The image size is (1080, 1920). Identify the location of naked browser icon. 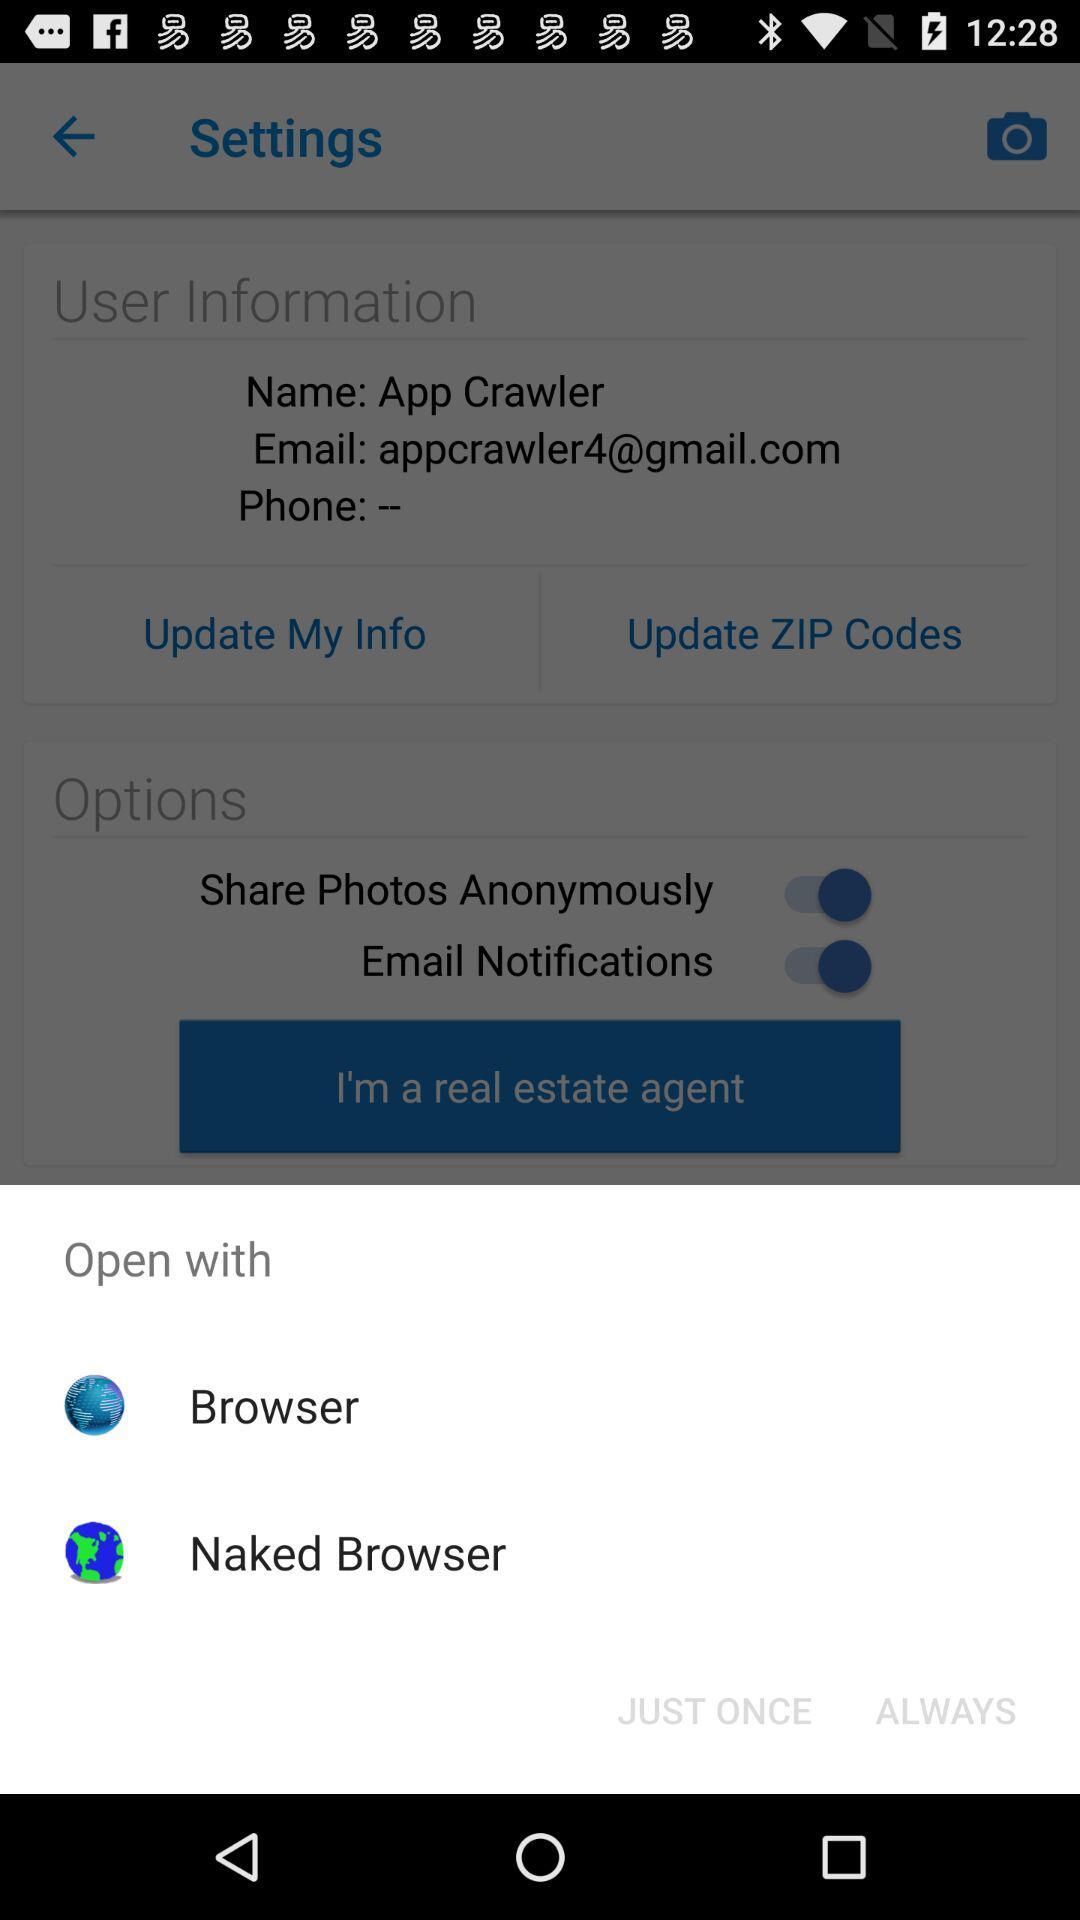
(346, 1551).